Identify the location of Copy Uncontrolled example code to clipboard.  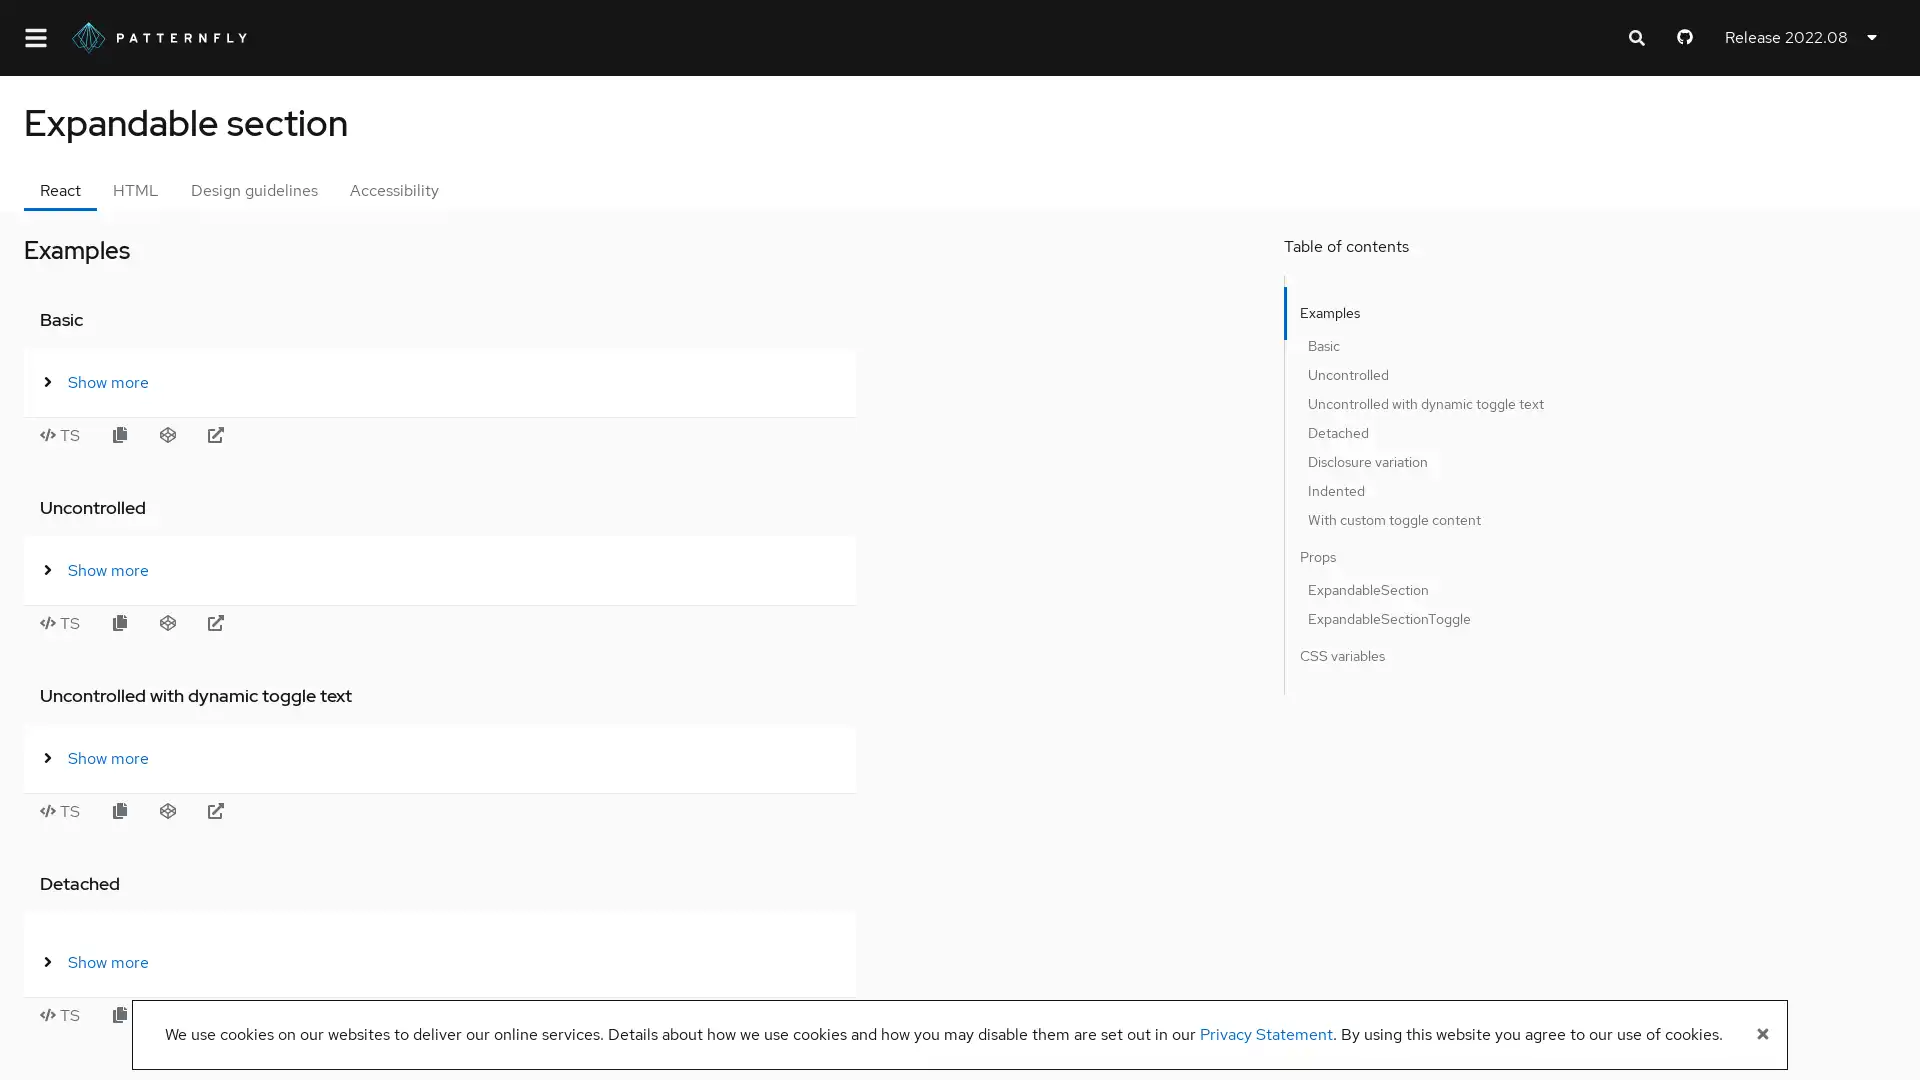
(408, 622).